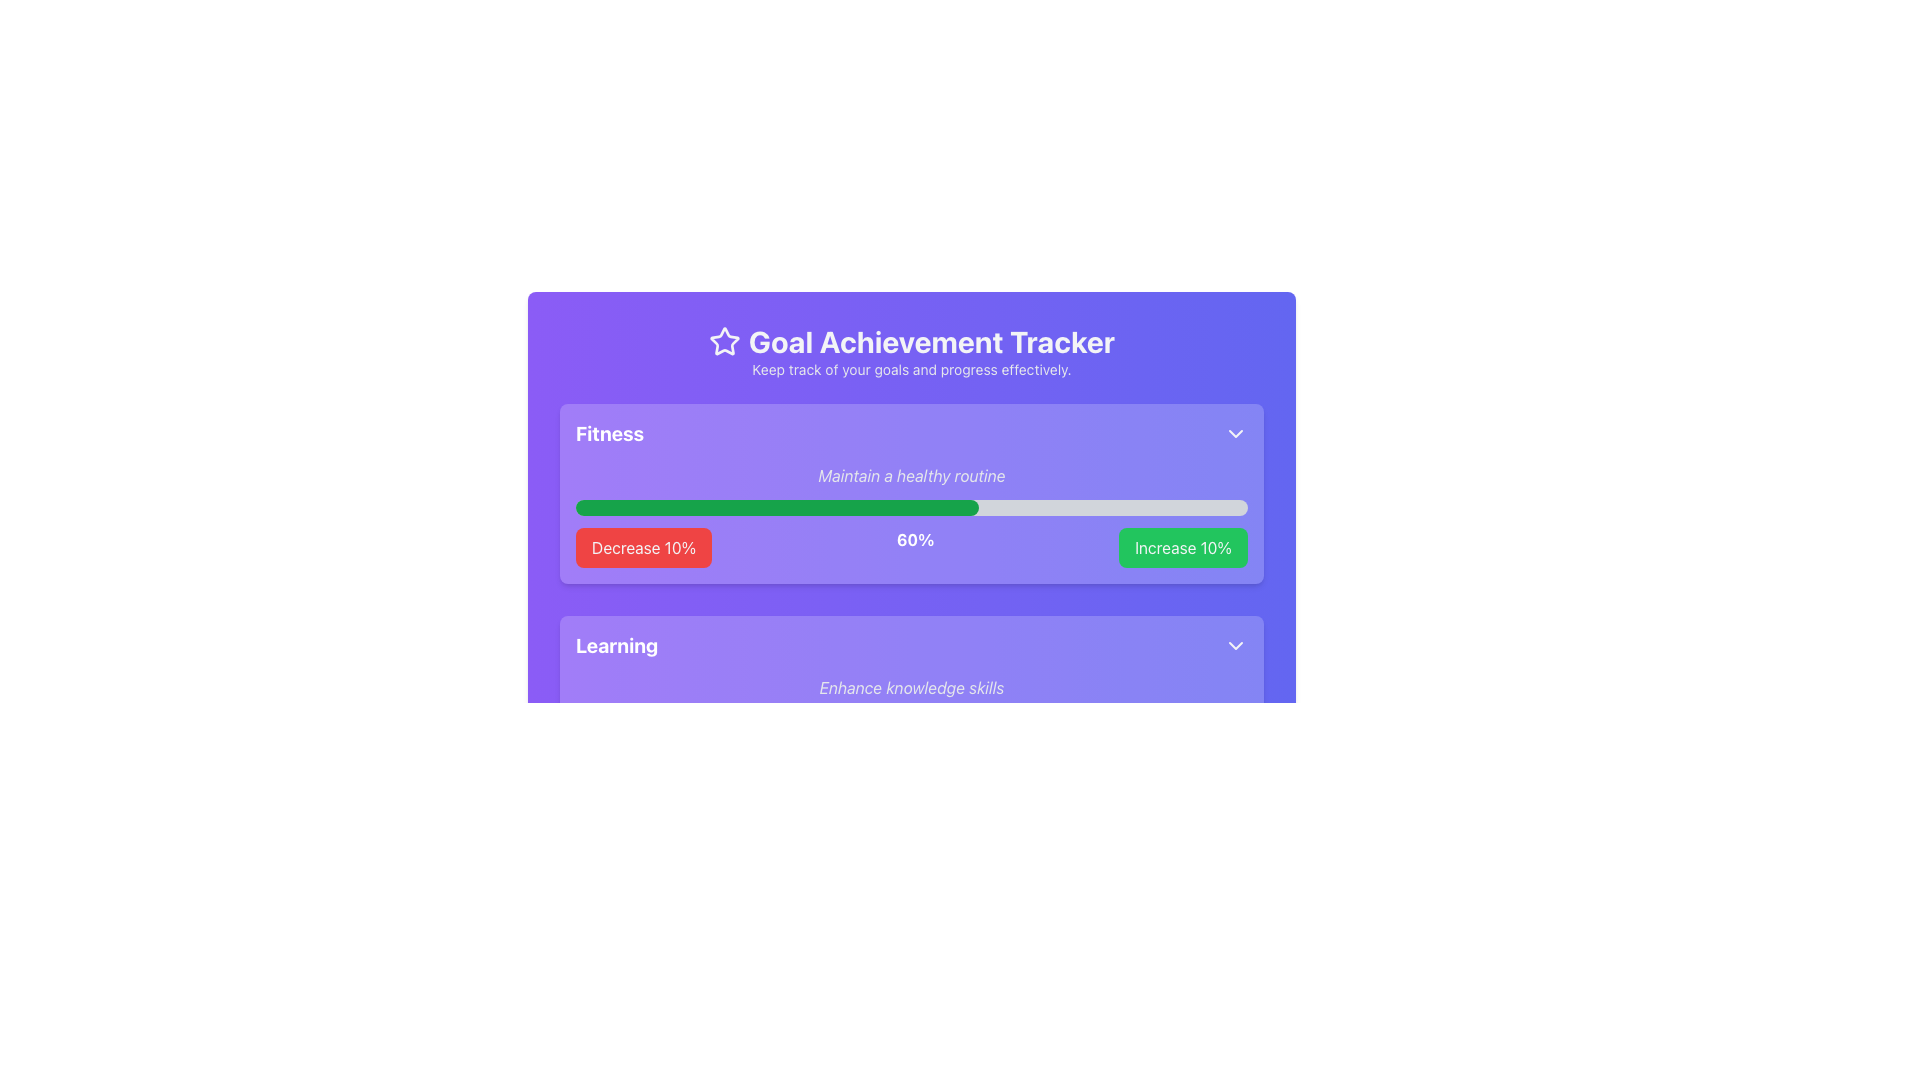  Describe the element at coordinates (776, 507) in the screenshot. I see `the green progress bar in the 'Fitness' section of the 'Goal Achievement Tracker', which is filled to 60% of its width` at that location.